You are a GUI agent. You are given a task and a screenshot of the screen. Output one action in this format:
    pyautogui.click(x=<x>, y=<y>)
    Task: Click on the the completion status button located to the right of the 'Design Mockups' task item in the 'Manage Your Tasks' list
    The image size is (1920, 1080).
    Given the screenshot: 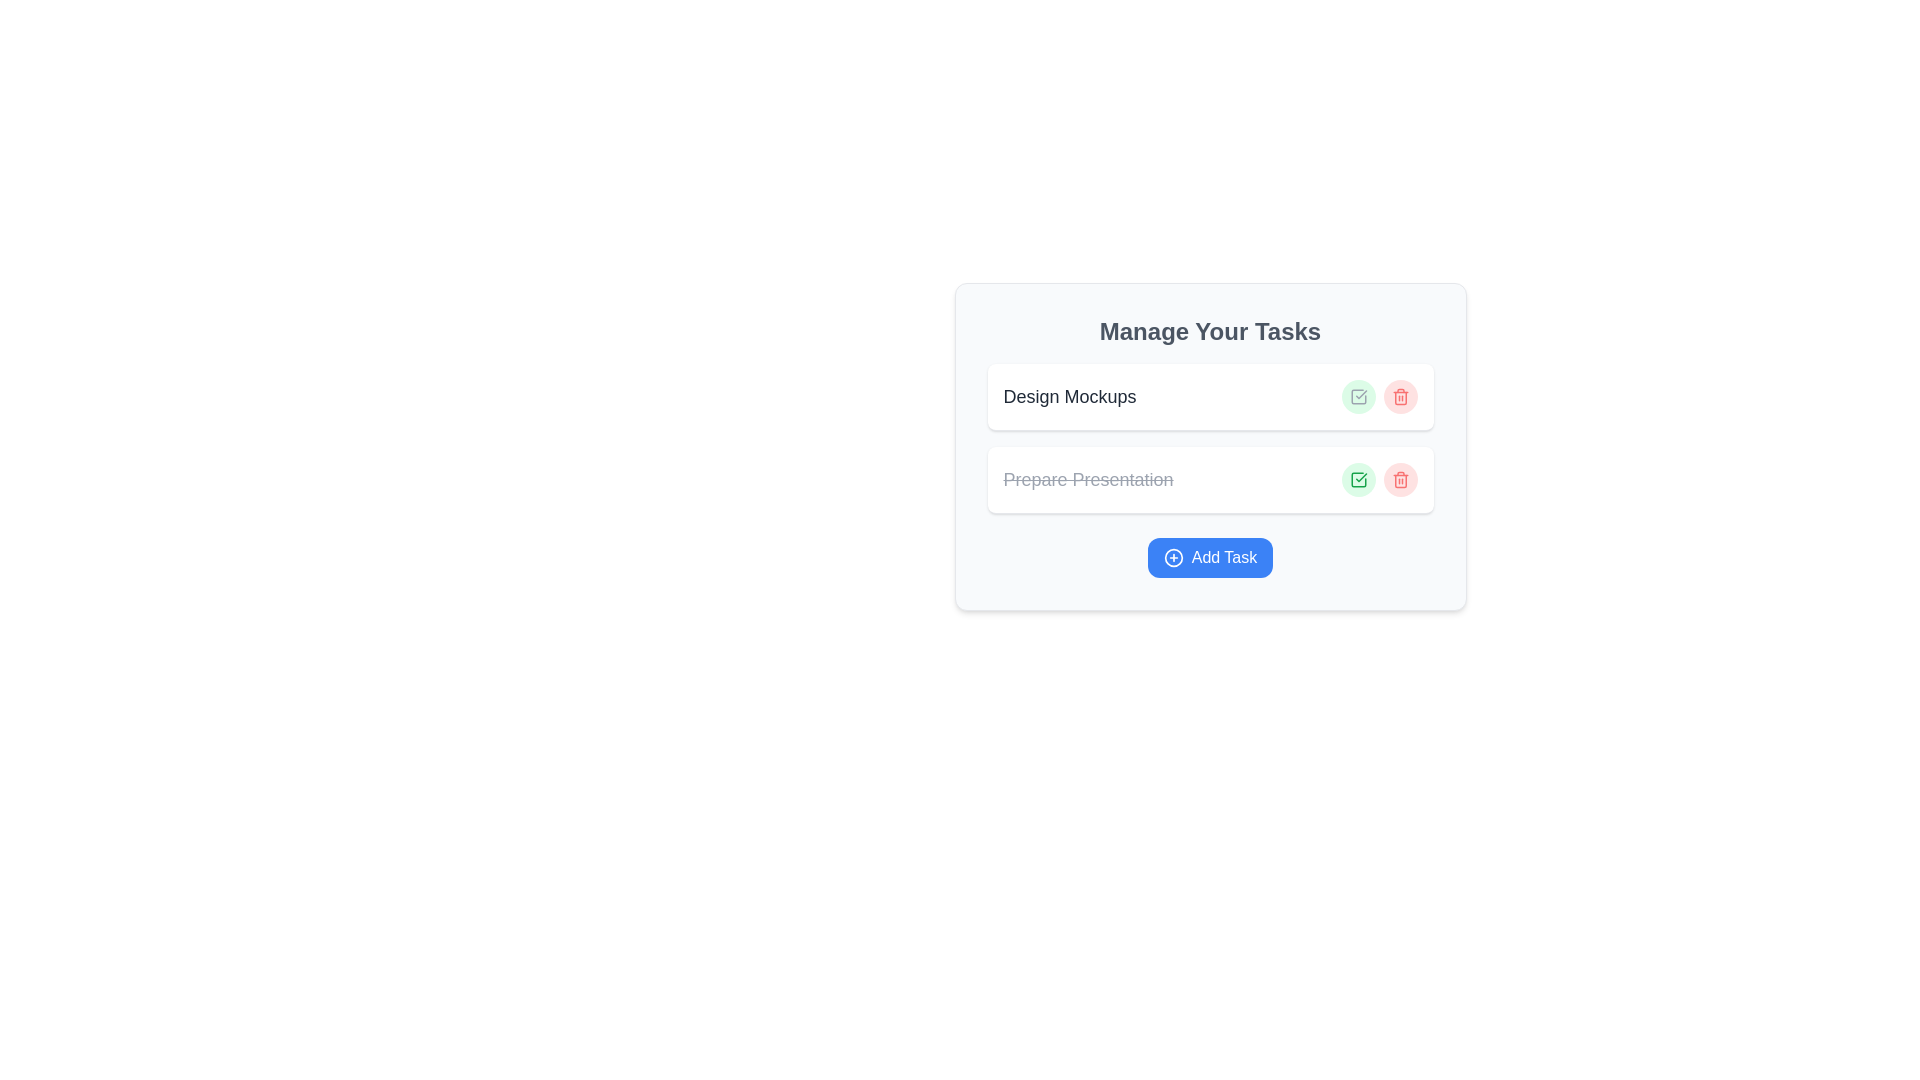 What is the action you would take?
    pyautogui.click(x=1358, y=397)
    